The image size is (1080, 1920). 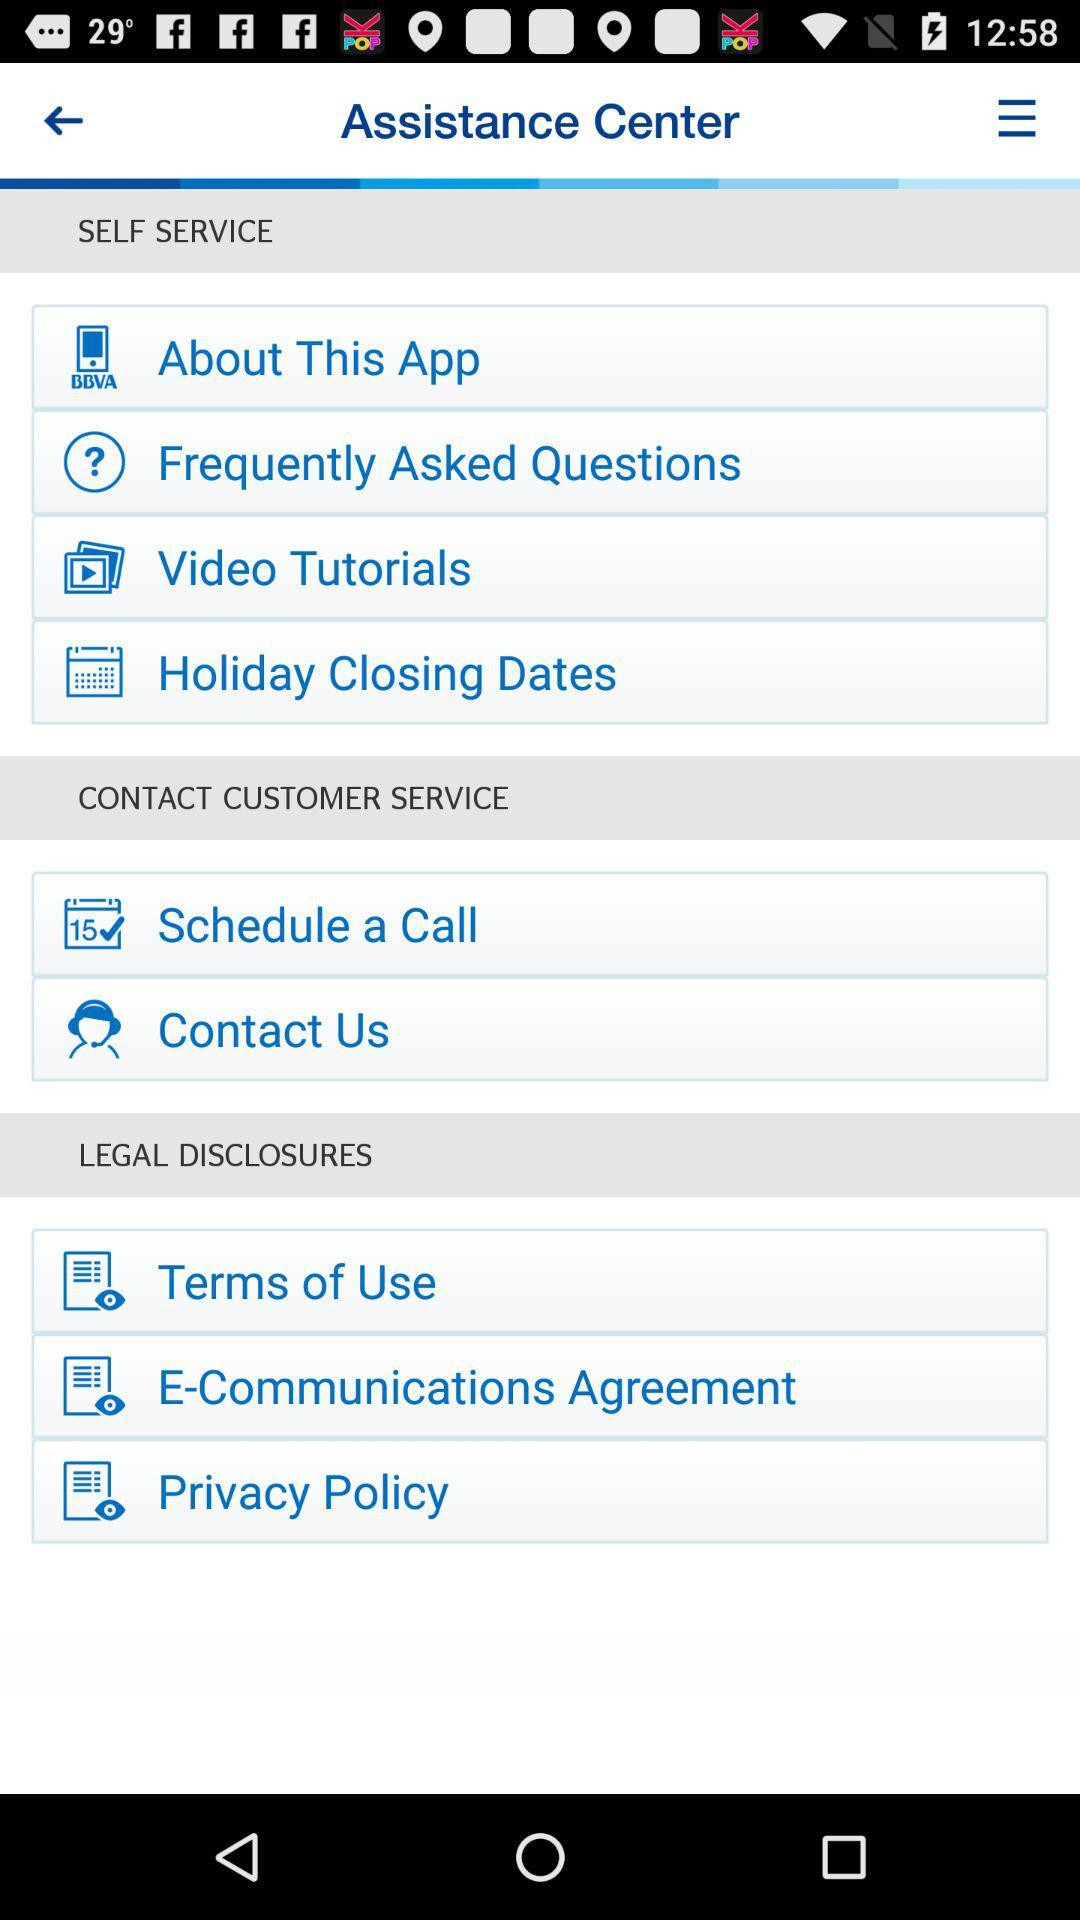 I want to click on the e-communications agreement icon, so click(x=540, y=1385).